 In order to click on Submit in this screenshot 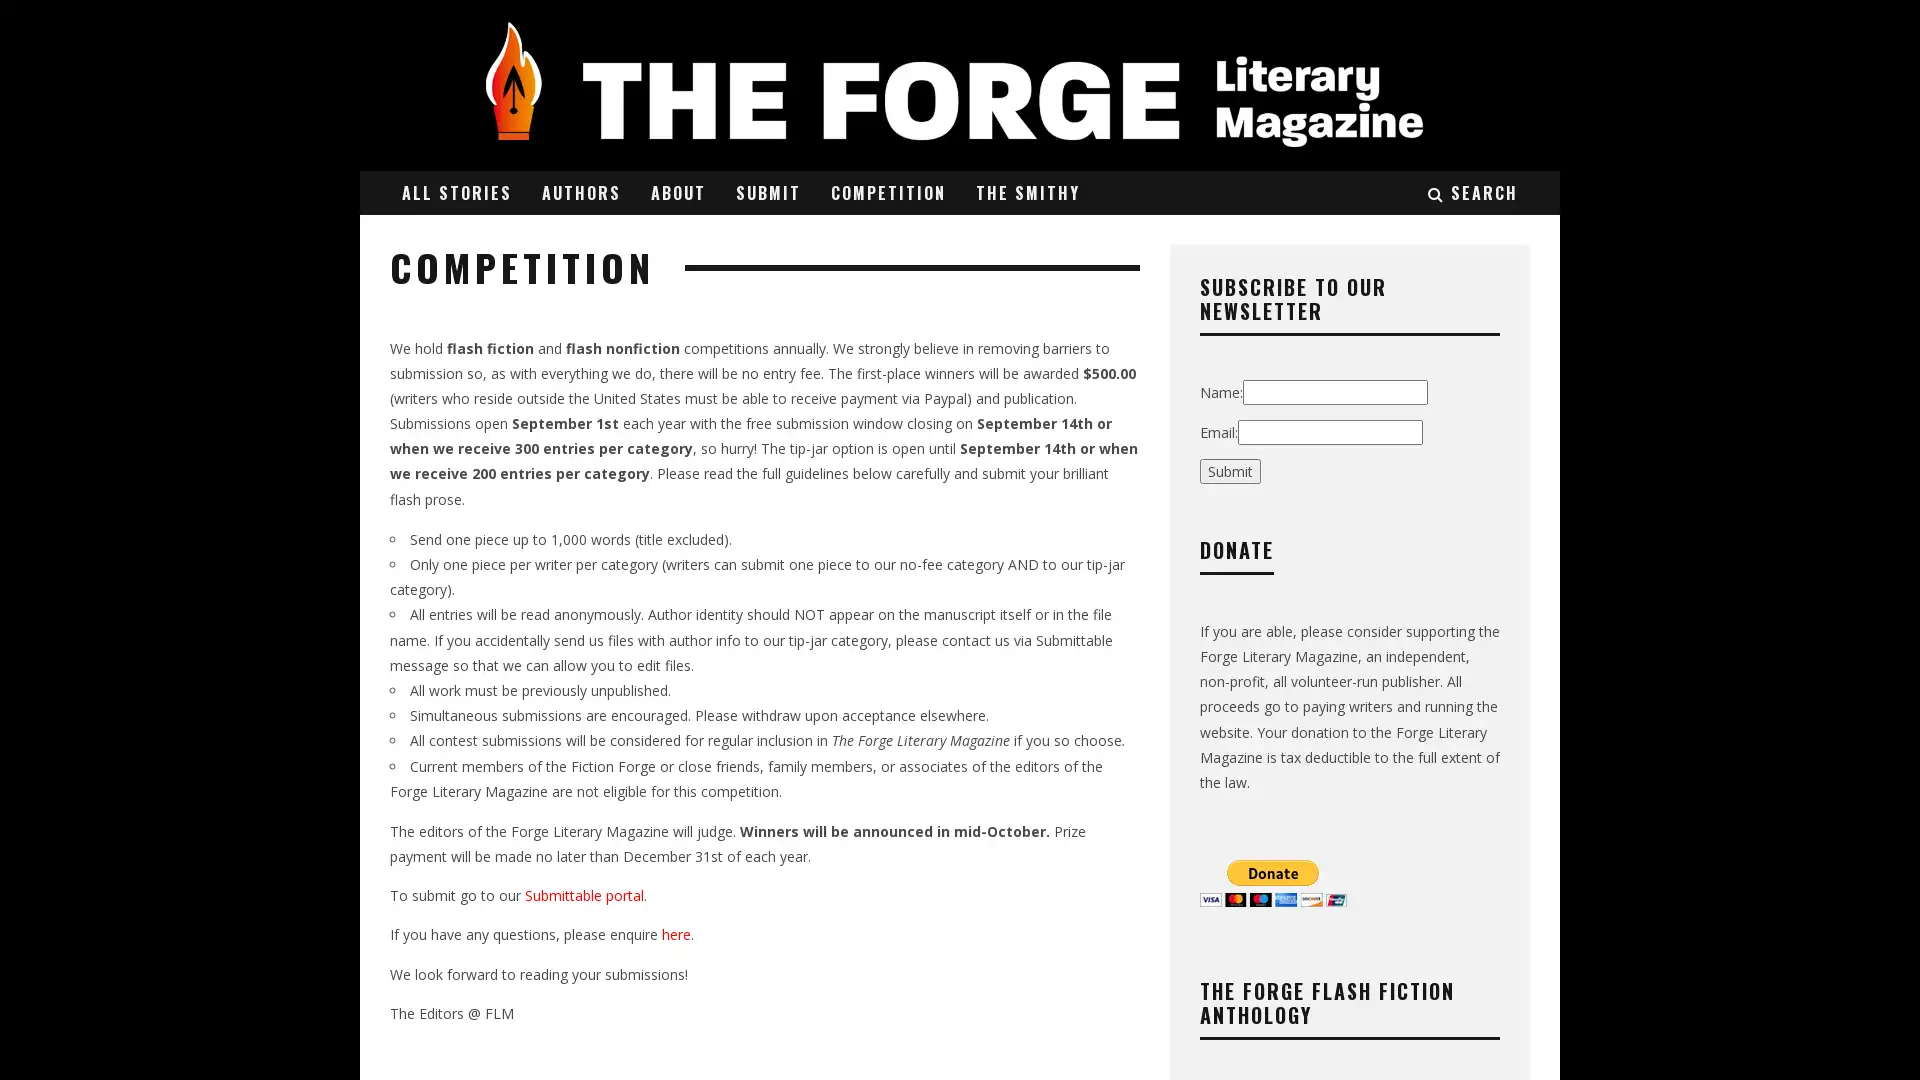, I will do `click(1229, 470)`.